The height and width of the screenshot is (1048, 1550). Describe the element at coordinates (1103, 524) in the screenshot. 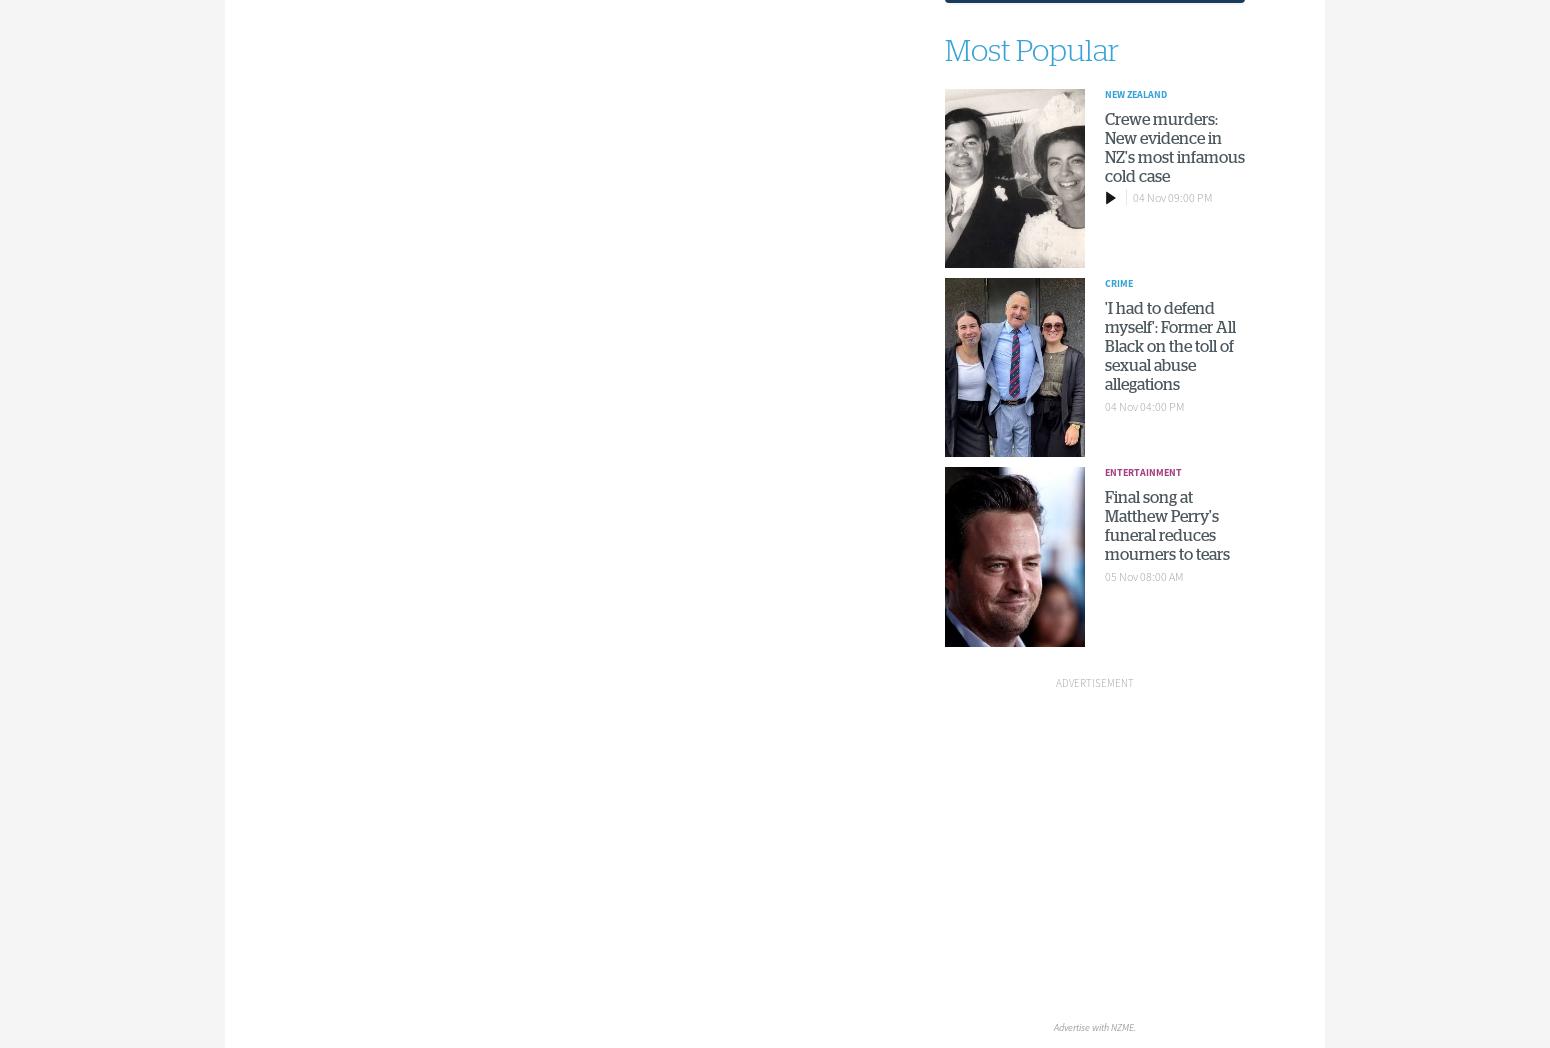

I see `'Final song at Matthew Perry's funeral reduces mourners to tears'` at that location.